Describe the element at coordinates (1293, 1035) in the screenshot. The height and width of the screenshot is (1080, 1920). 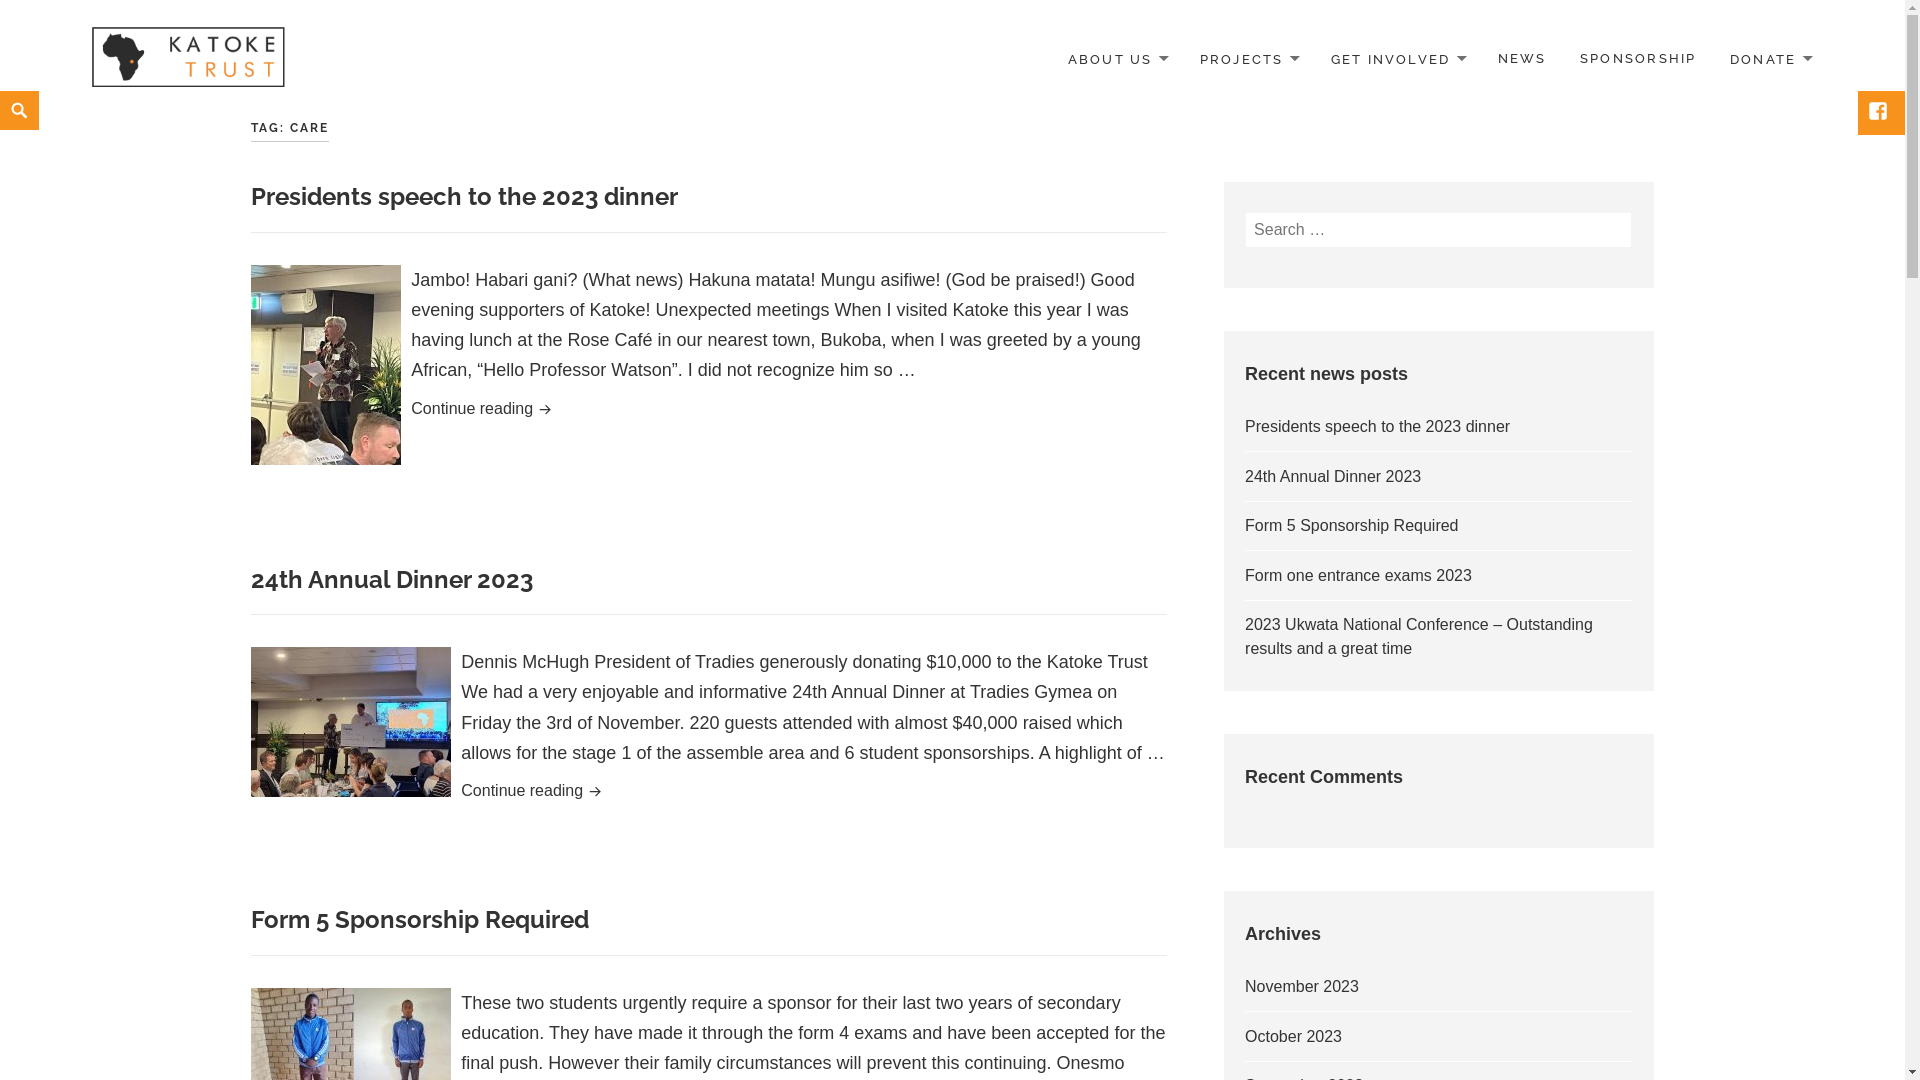
I see `'October 2023'` at that location.